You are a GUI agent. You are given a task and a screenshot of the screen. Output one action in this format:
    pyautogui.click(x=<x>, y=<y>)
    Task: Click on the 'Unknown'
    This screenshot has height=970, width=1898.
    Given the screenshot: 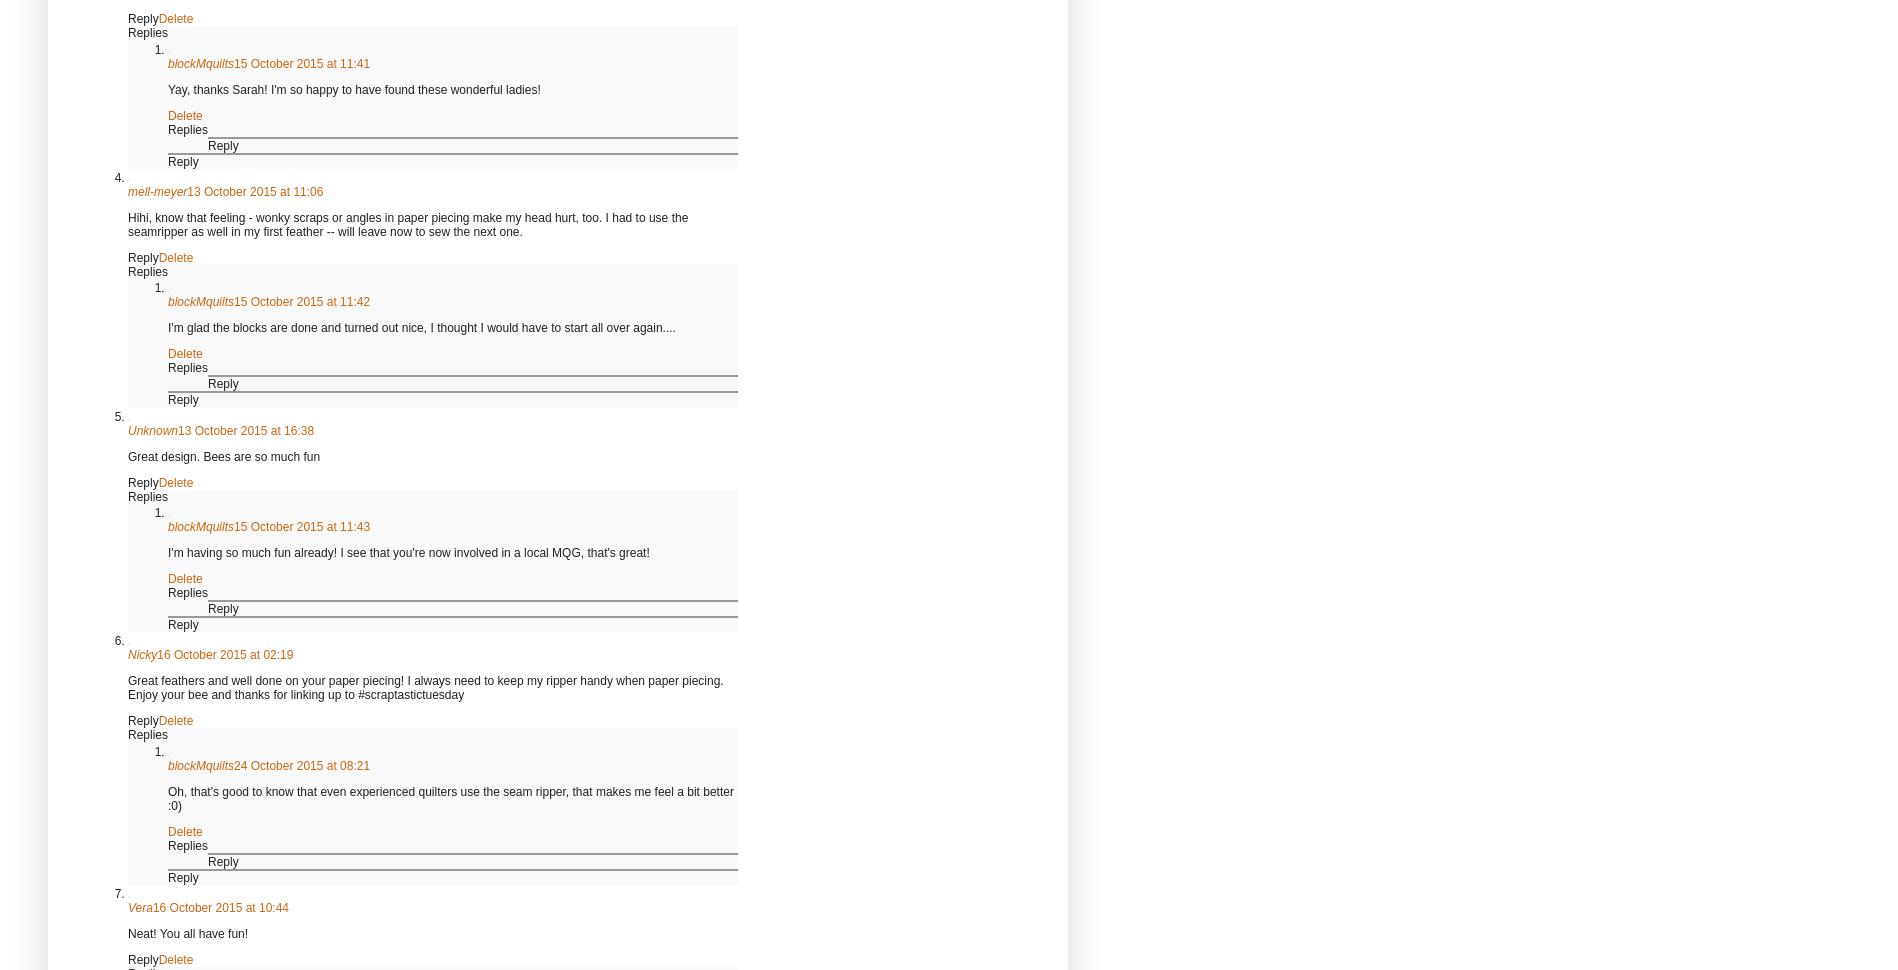 What is the action you would take?
    pyautogui.click(x=152, y=430)
    